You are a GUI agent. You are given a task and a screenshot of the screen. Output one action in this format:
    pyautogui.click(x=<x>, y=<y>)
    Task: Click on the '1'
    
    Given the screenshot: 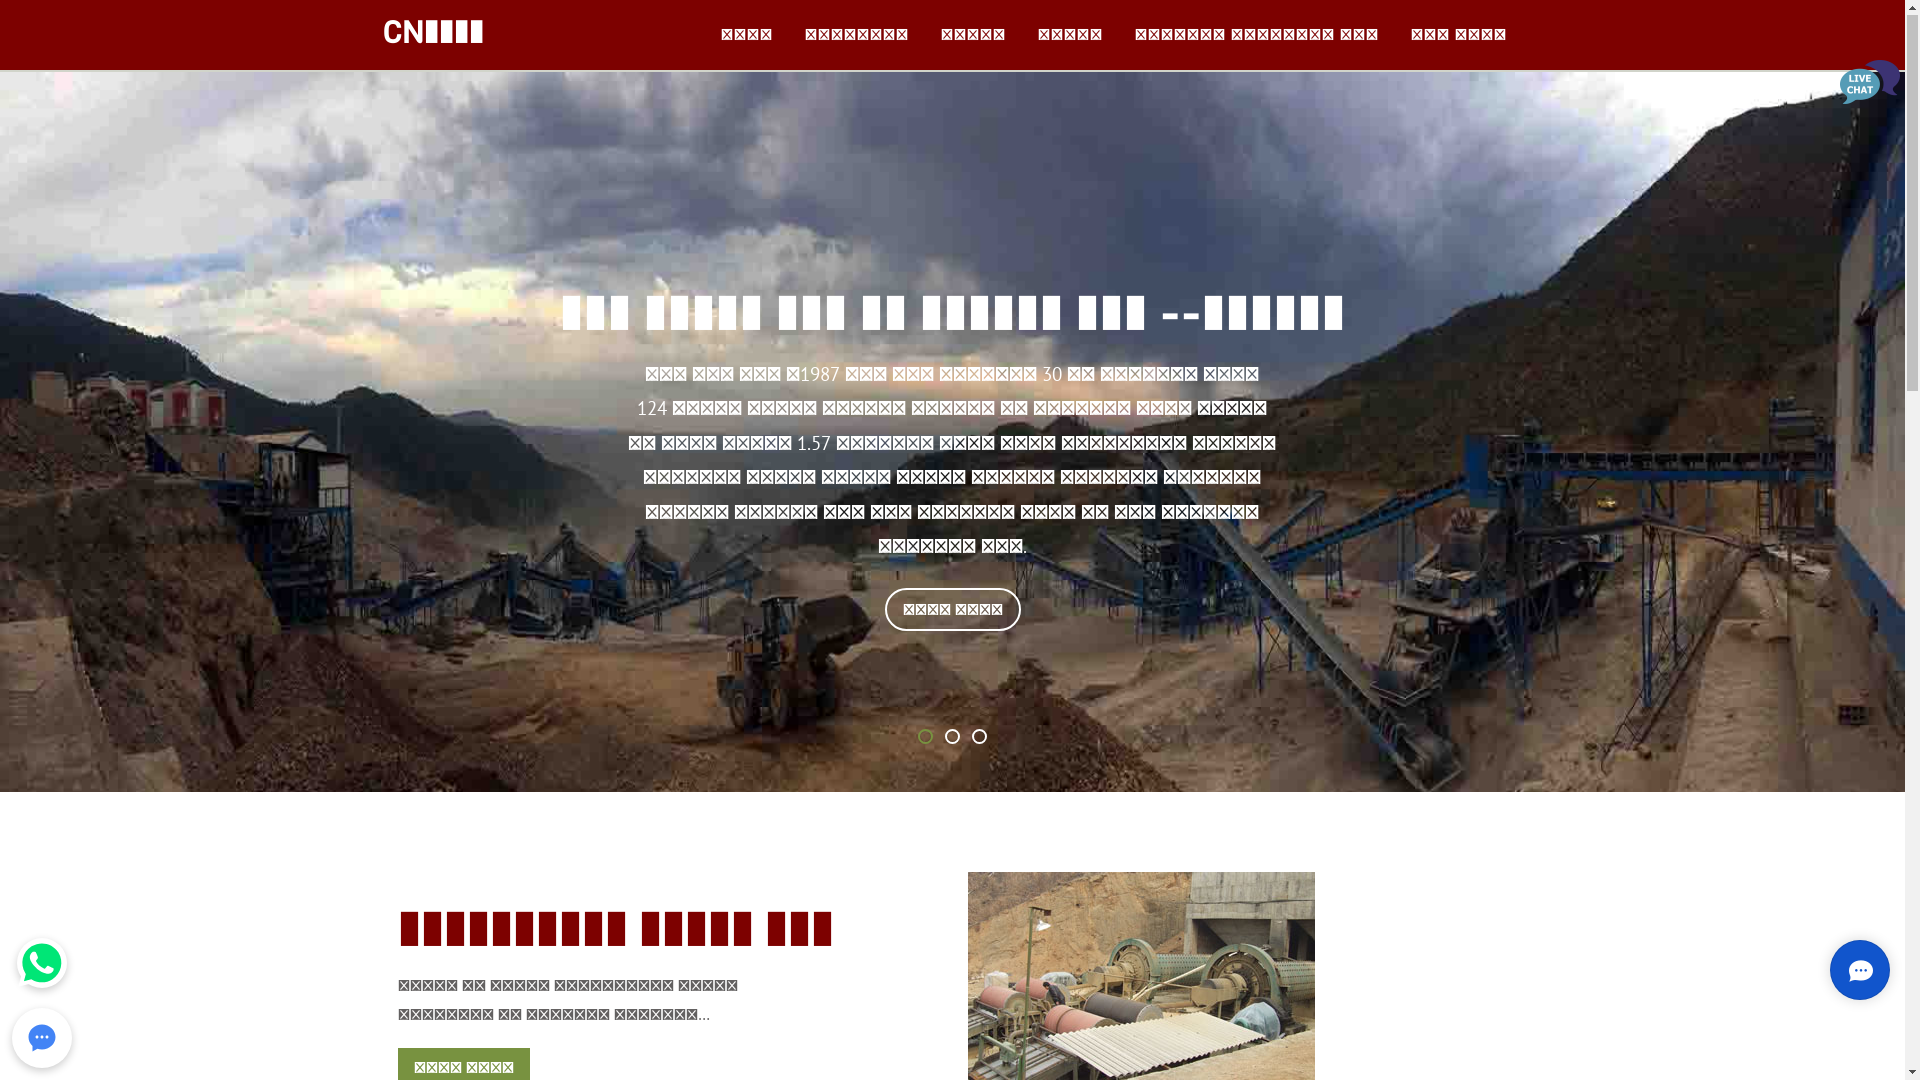 What is the action you would take?
    pyautogui.click(x=924, y=737)
    